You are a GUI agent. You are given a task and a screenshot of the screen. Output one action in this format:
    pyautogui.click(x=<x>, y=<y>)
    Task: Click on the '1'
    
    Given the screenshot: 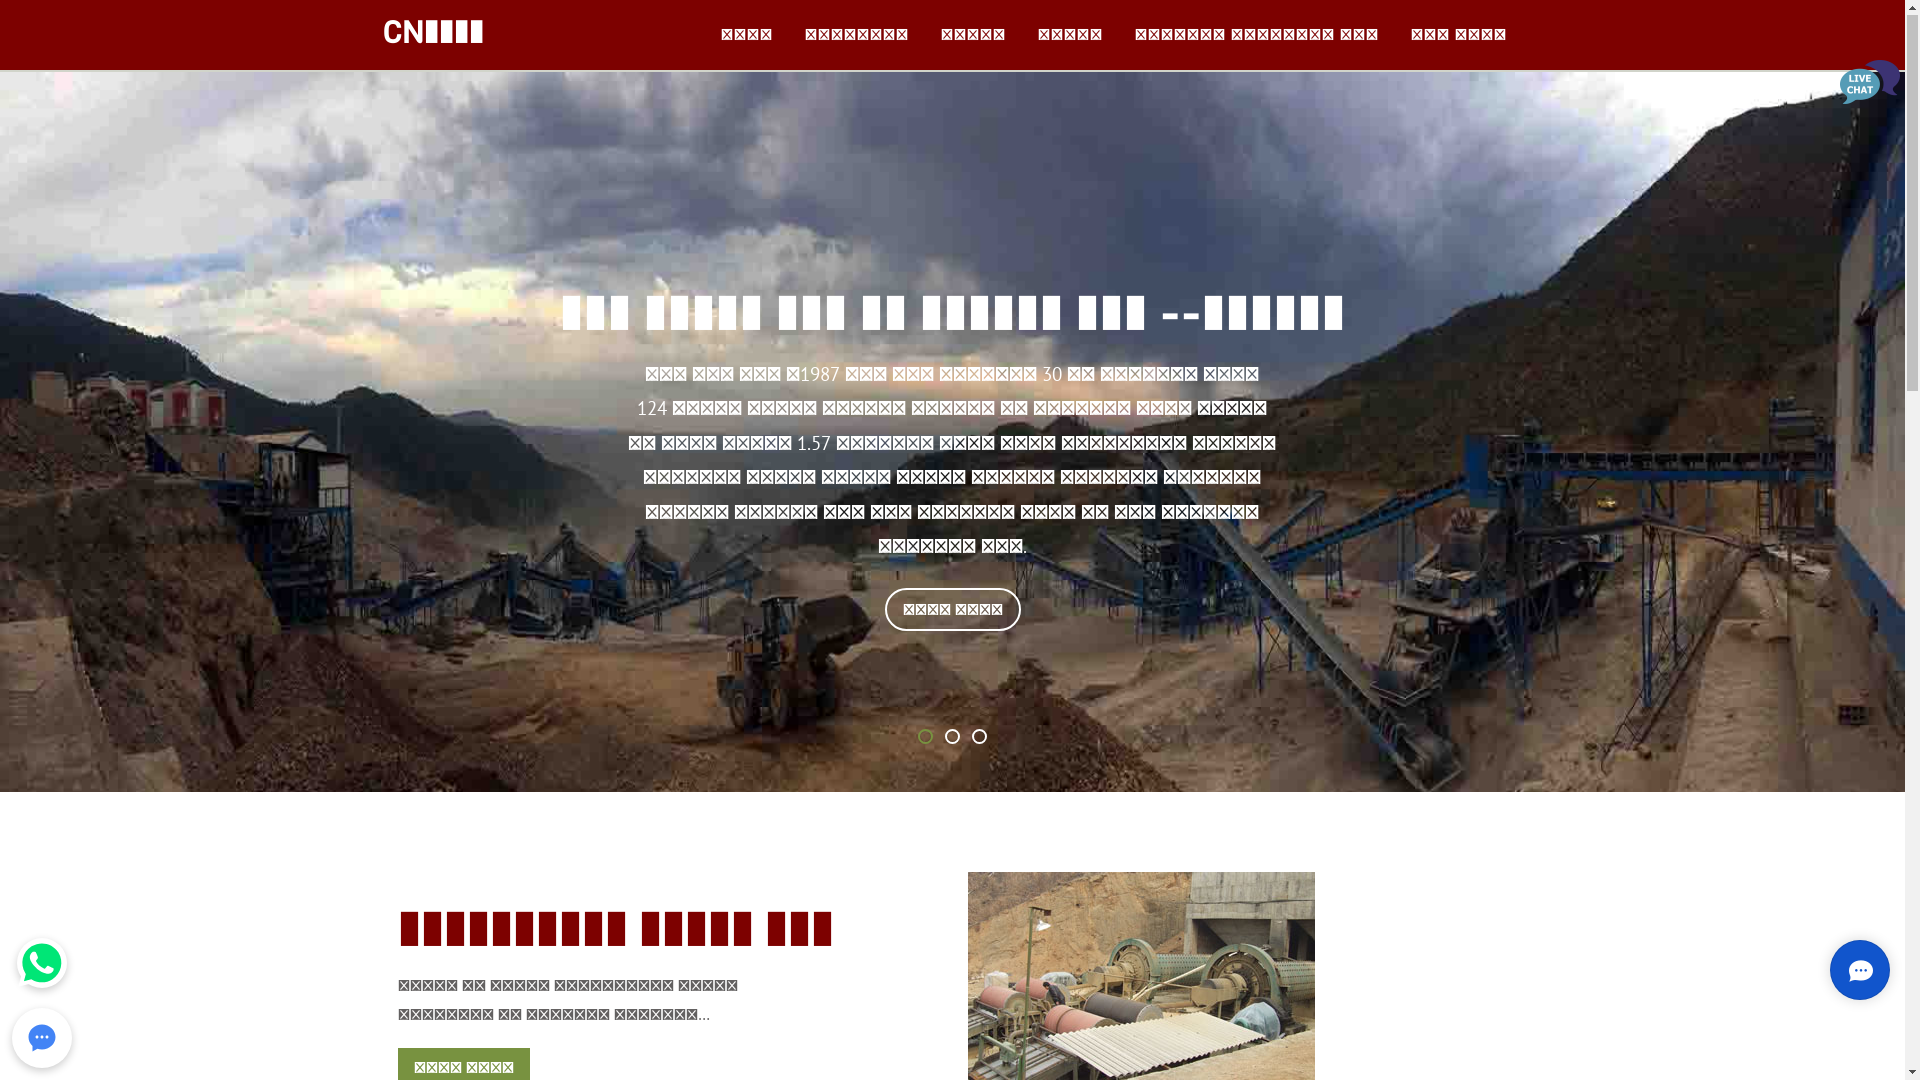 What is the action you would take?
    pyautogui.click(x=924, y=737)
    